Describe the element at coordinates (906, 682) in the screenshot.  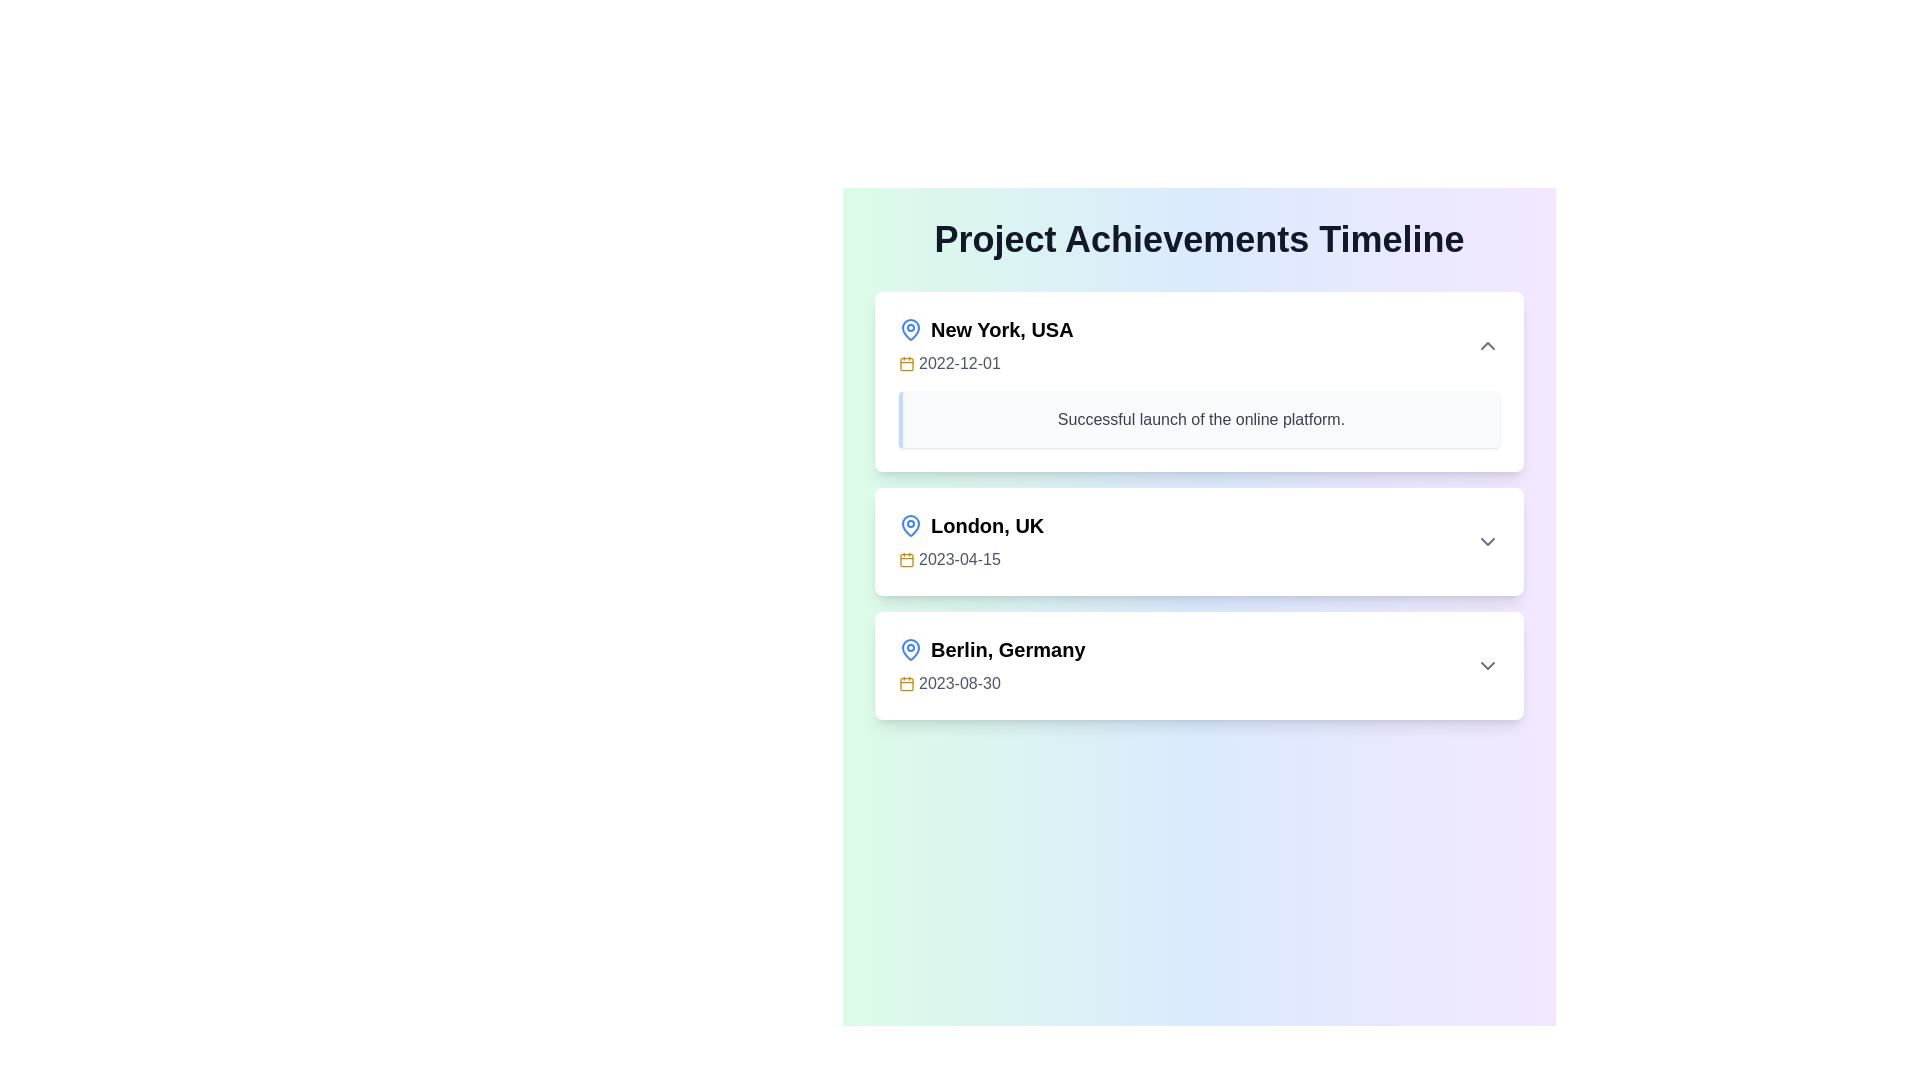
I see `the icon associated with the date '2023-08-30' in the third timeline item under 'Berlin, Germany' to view its styling details` at that location.